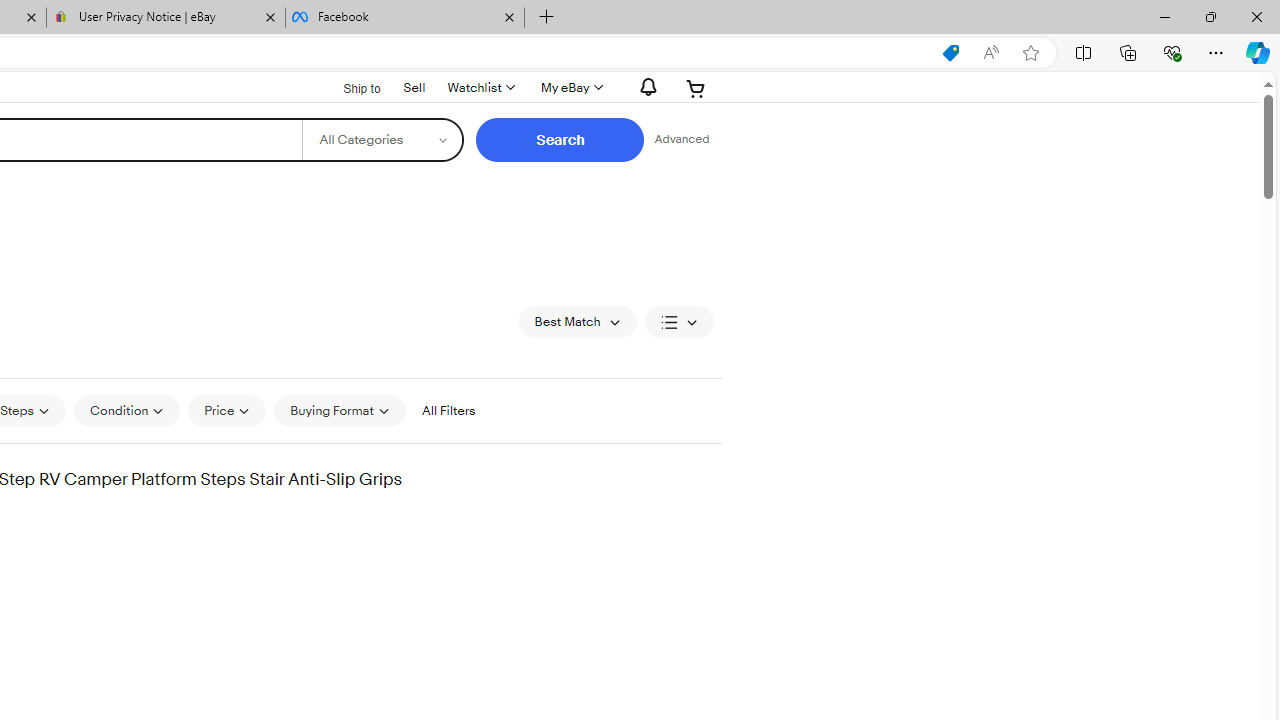  I want to click on 'Select a category for search', so click(382, 139).